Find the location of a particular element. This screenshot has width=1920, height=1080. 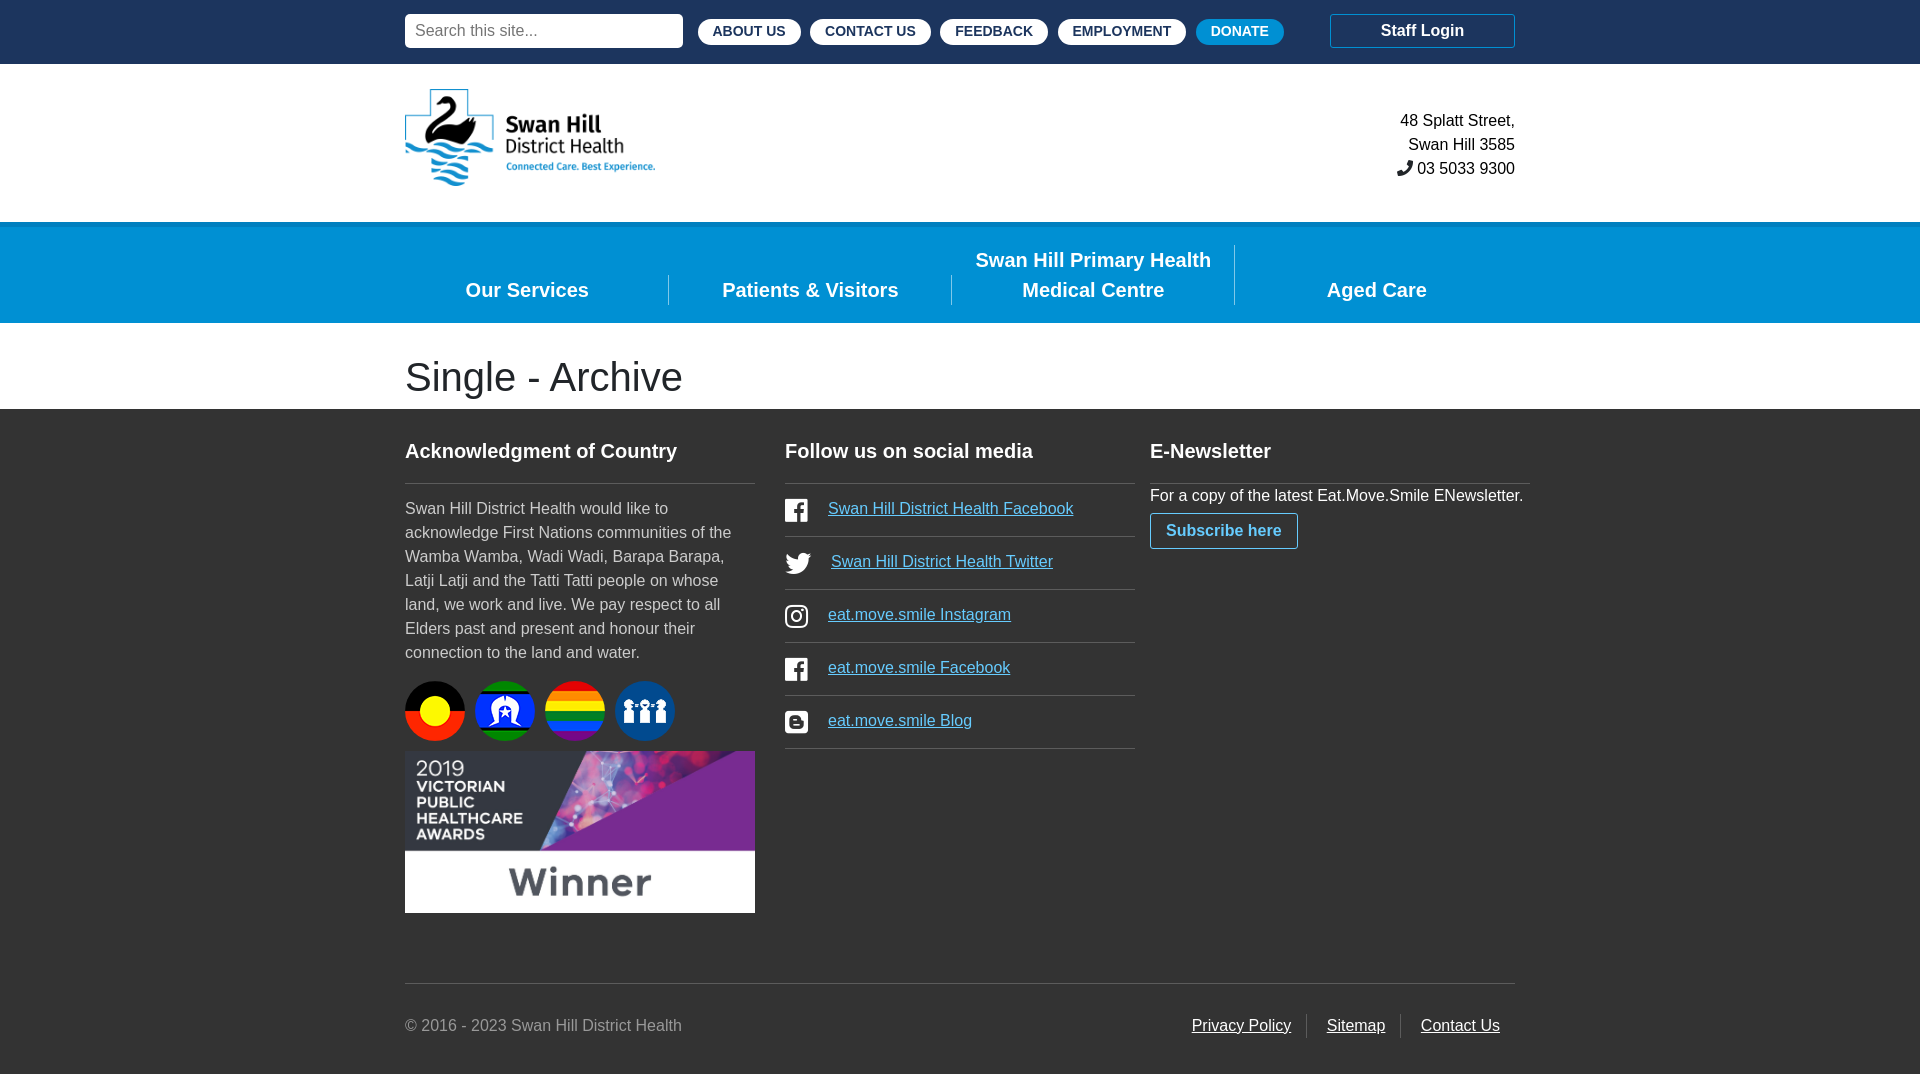

'Sitemap' is located at coordinates (1356, 1025).